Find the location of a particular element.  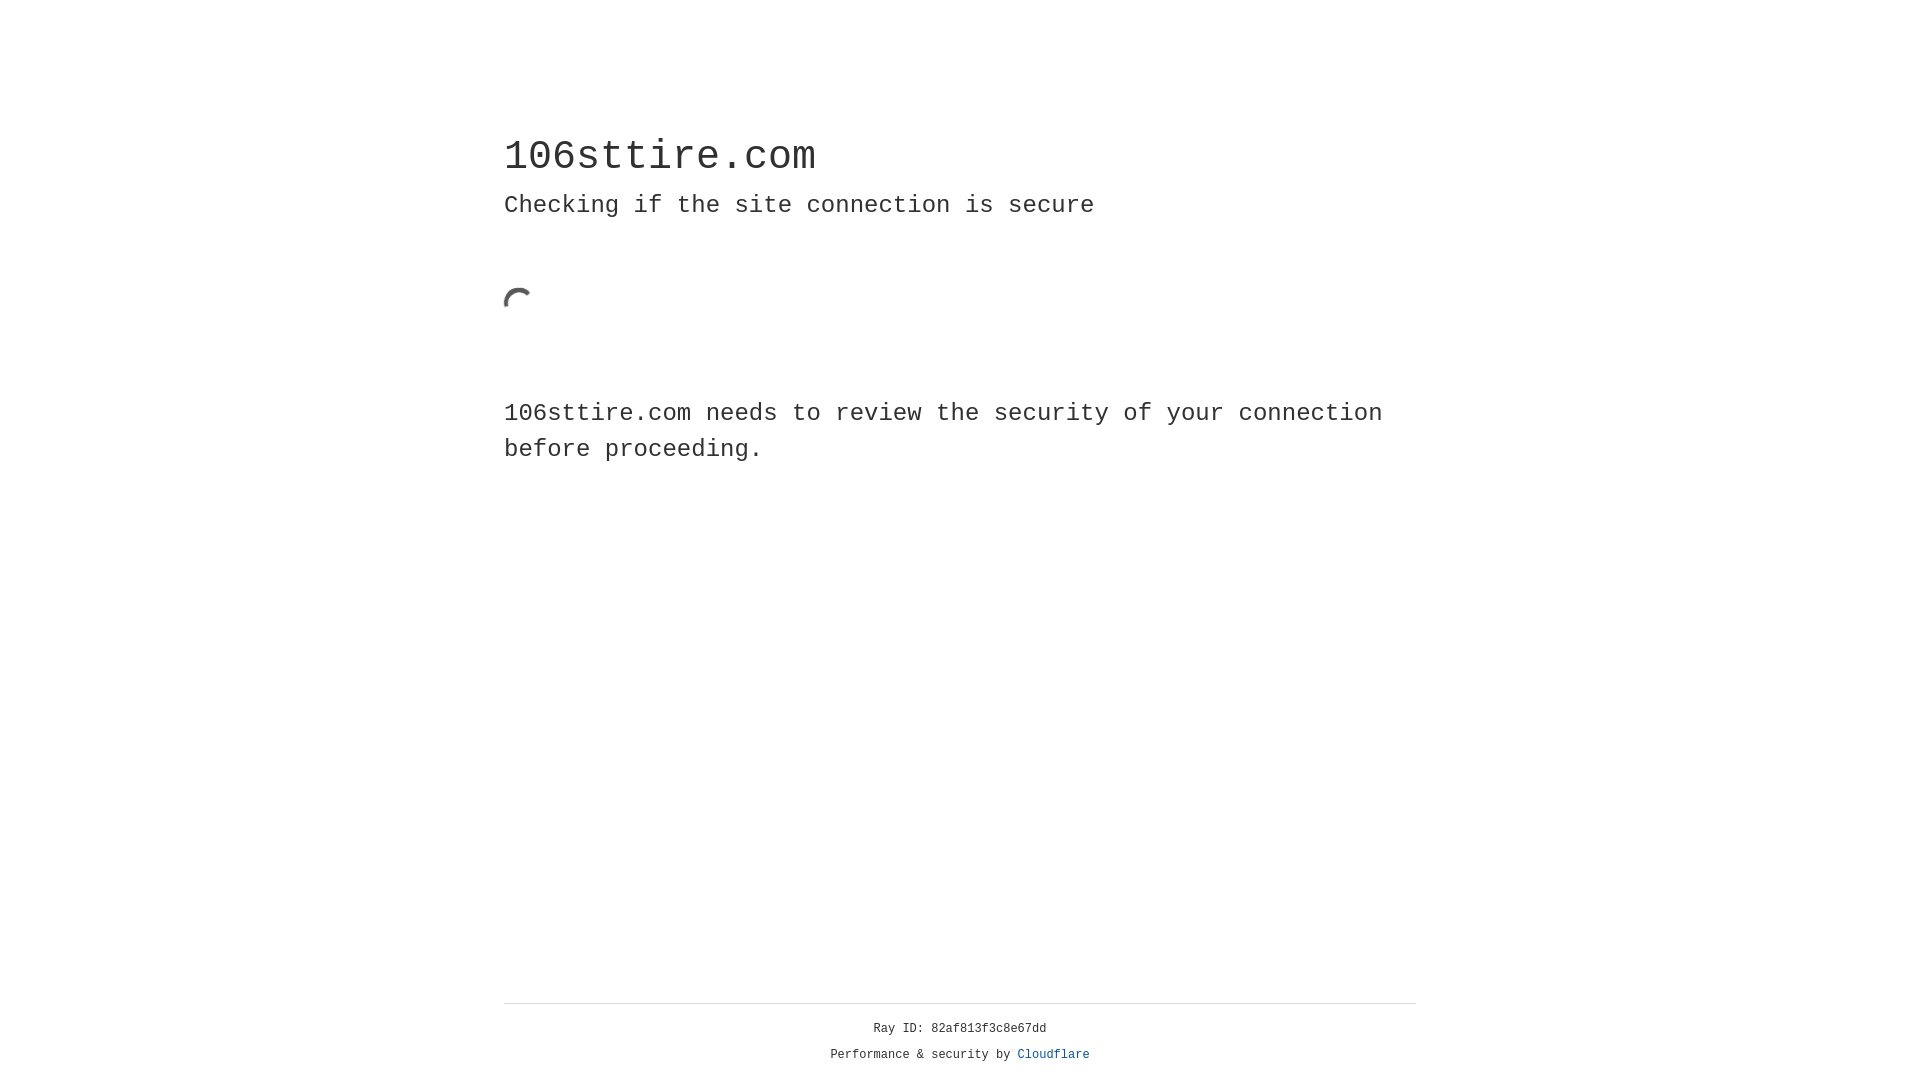

'Cloudflare' is located at coordinates (1053, 1054).